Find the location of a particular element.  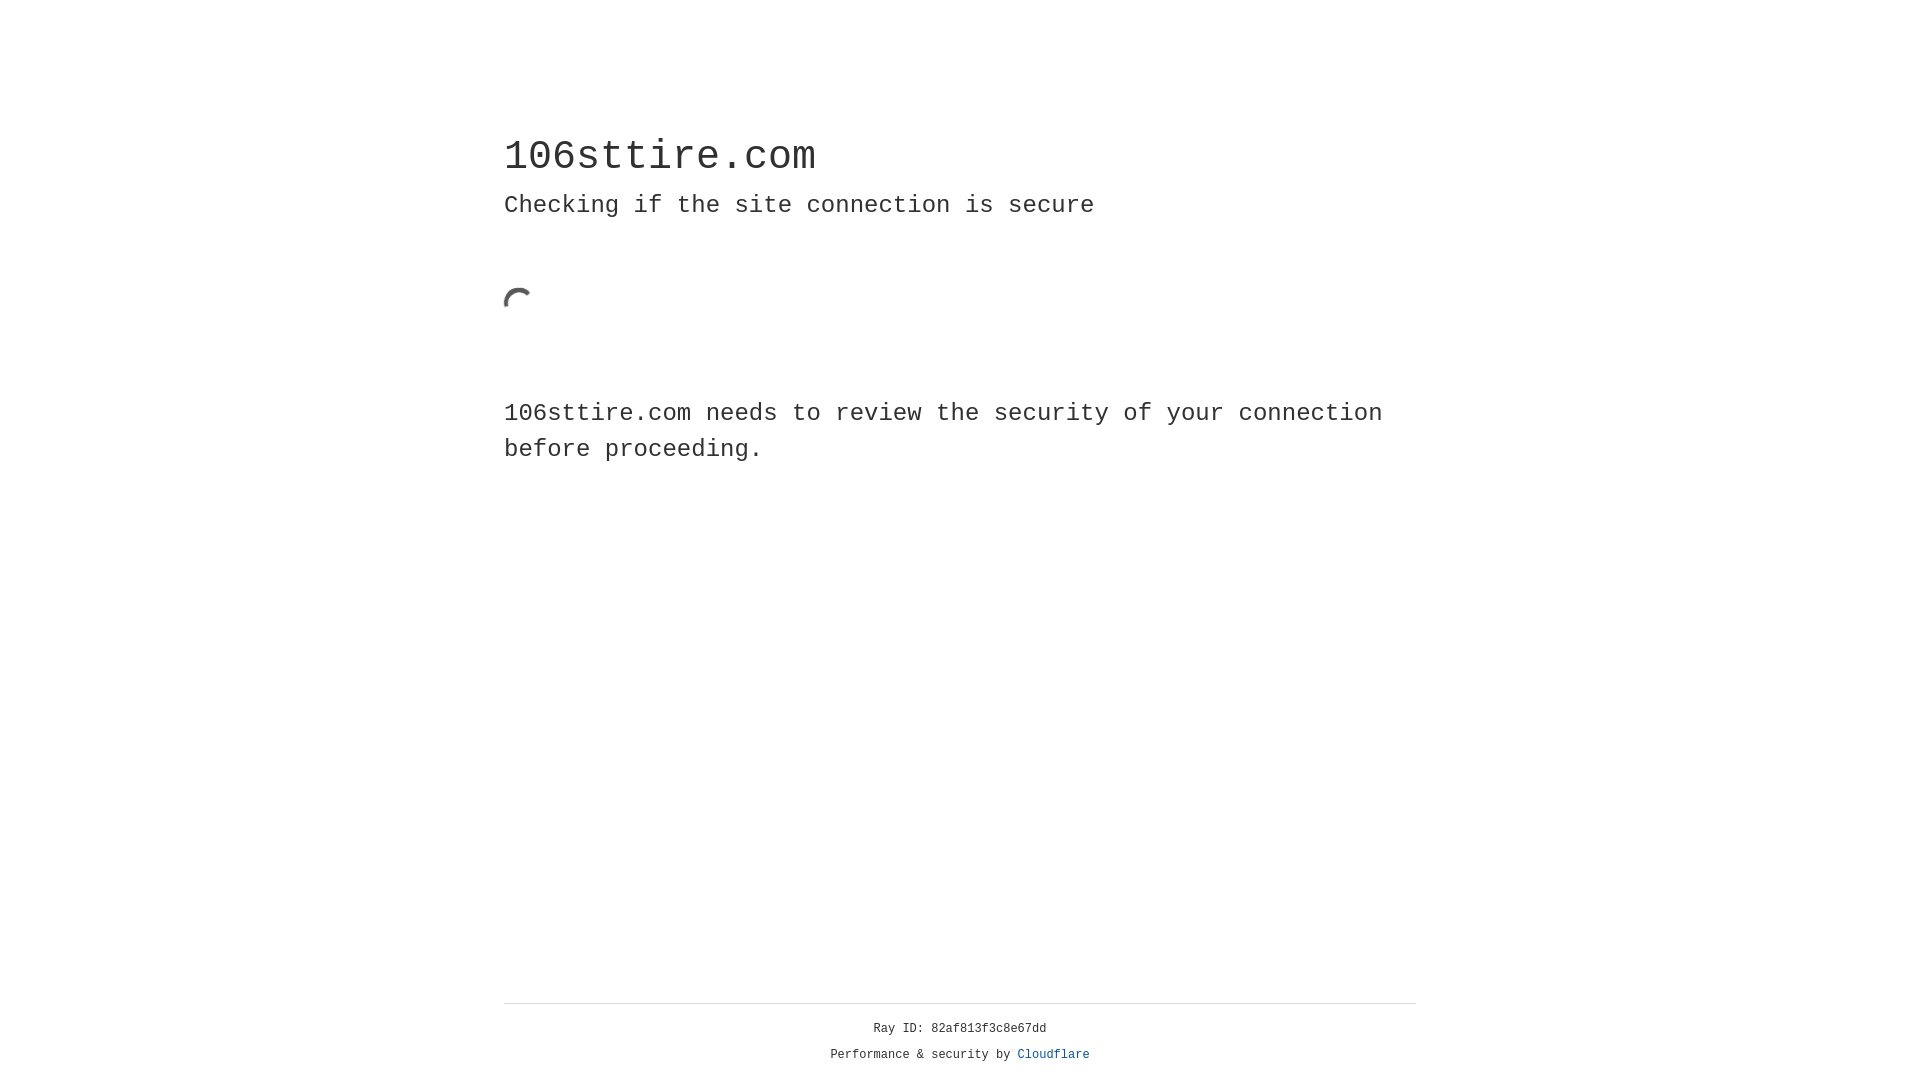

'Cloudflare' is located at coordinates (1053, 1054).